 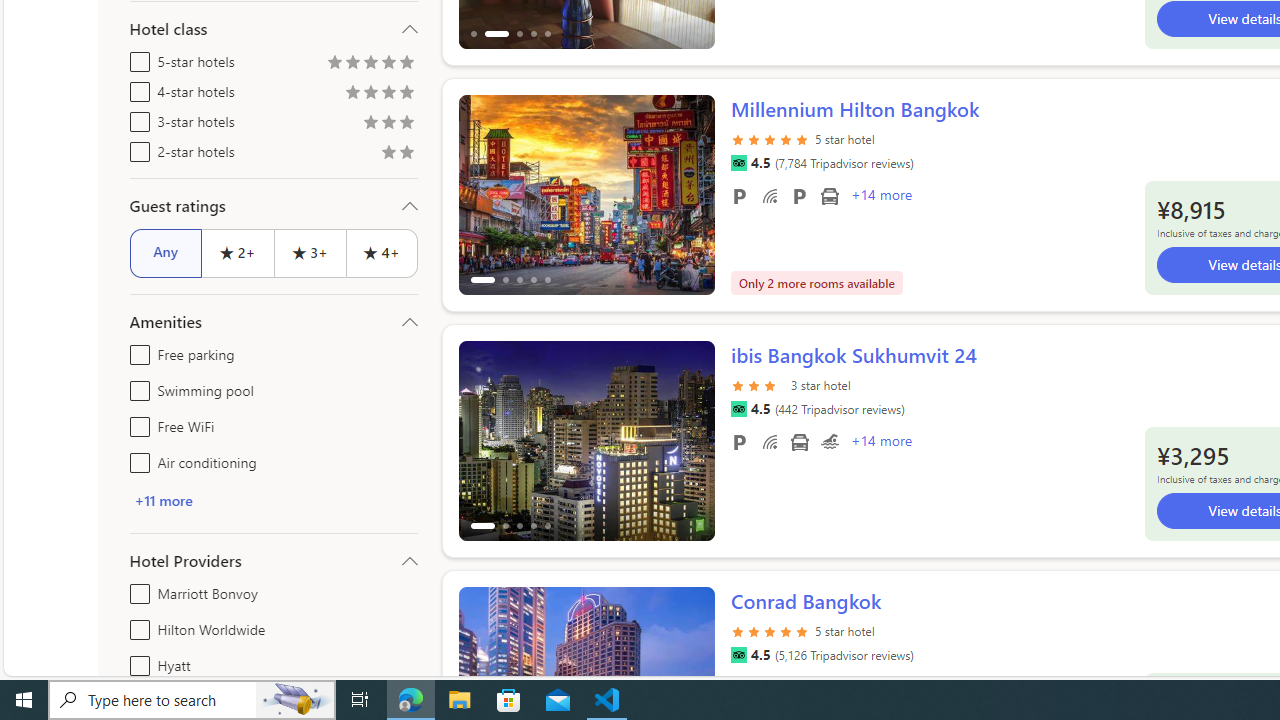 I want to click on '3-star hotels', so click(x=135, y=118).